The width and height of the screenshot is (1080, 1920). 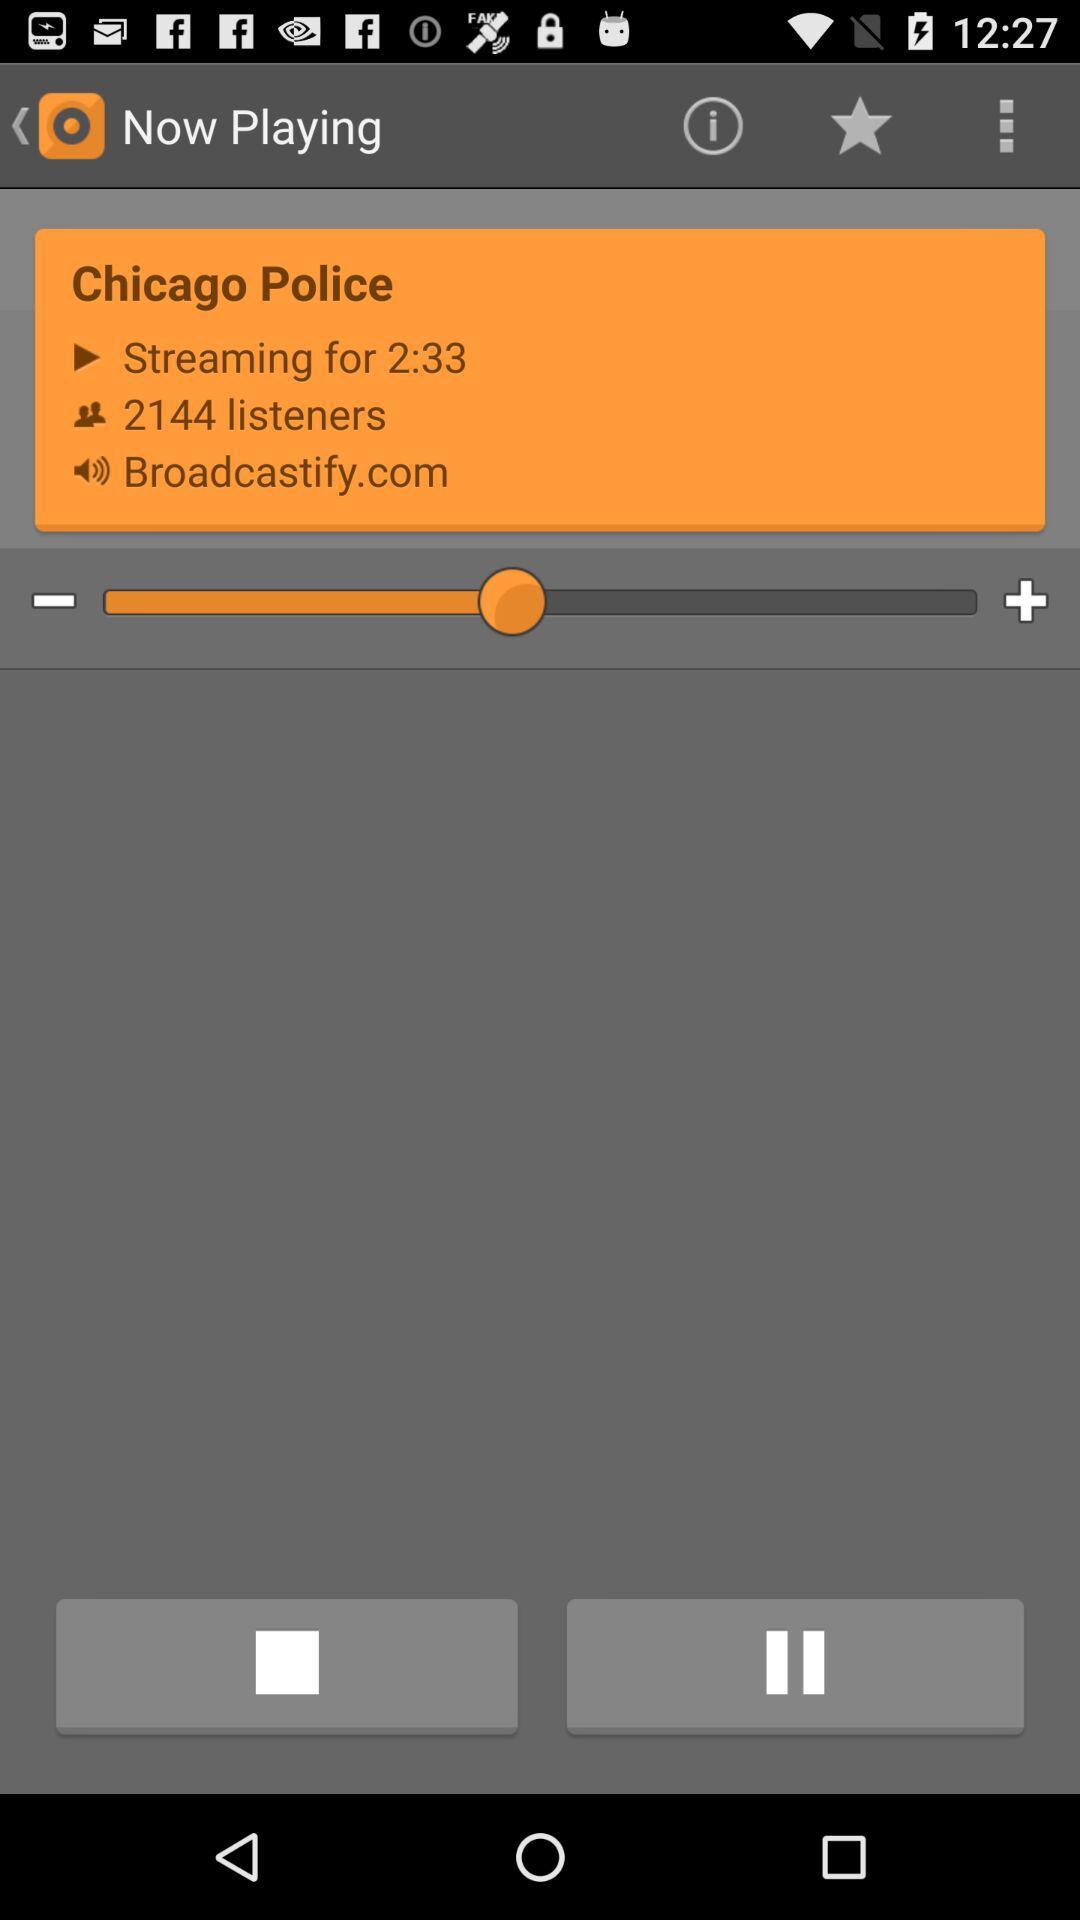 I want to click on item above the chicago police item, so click(x=1006, y=124).